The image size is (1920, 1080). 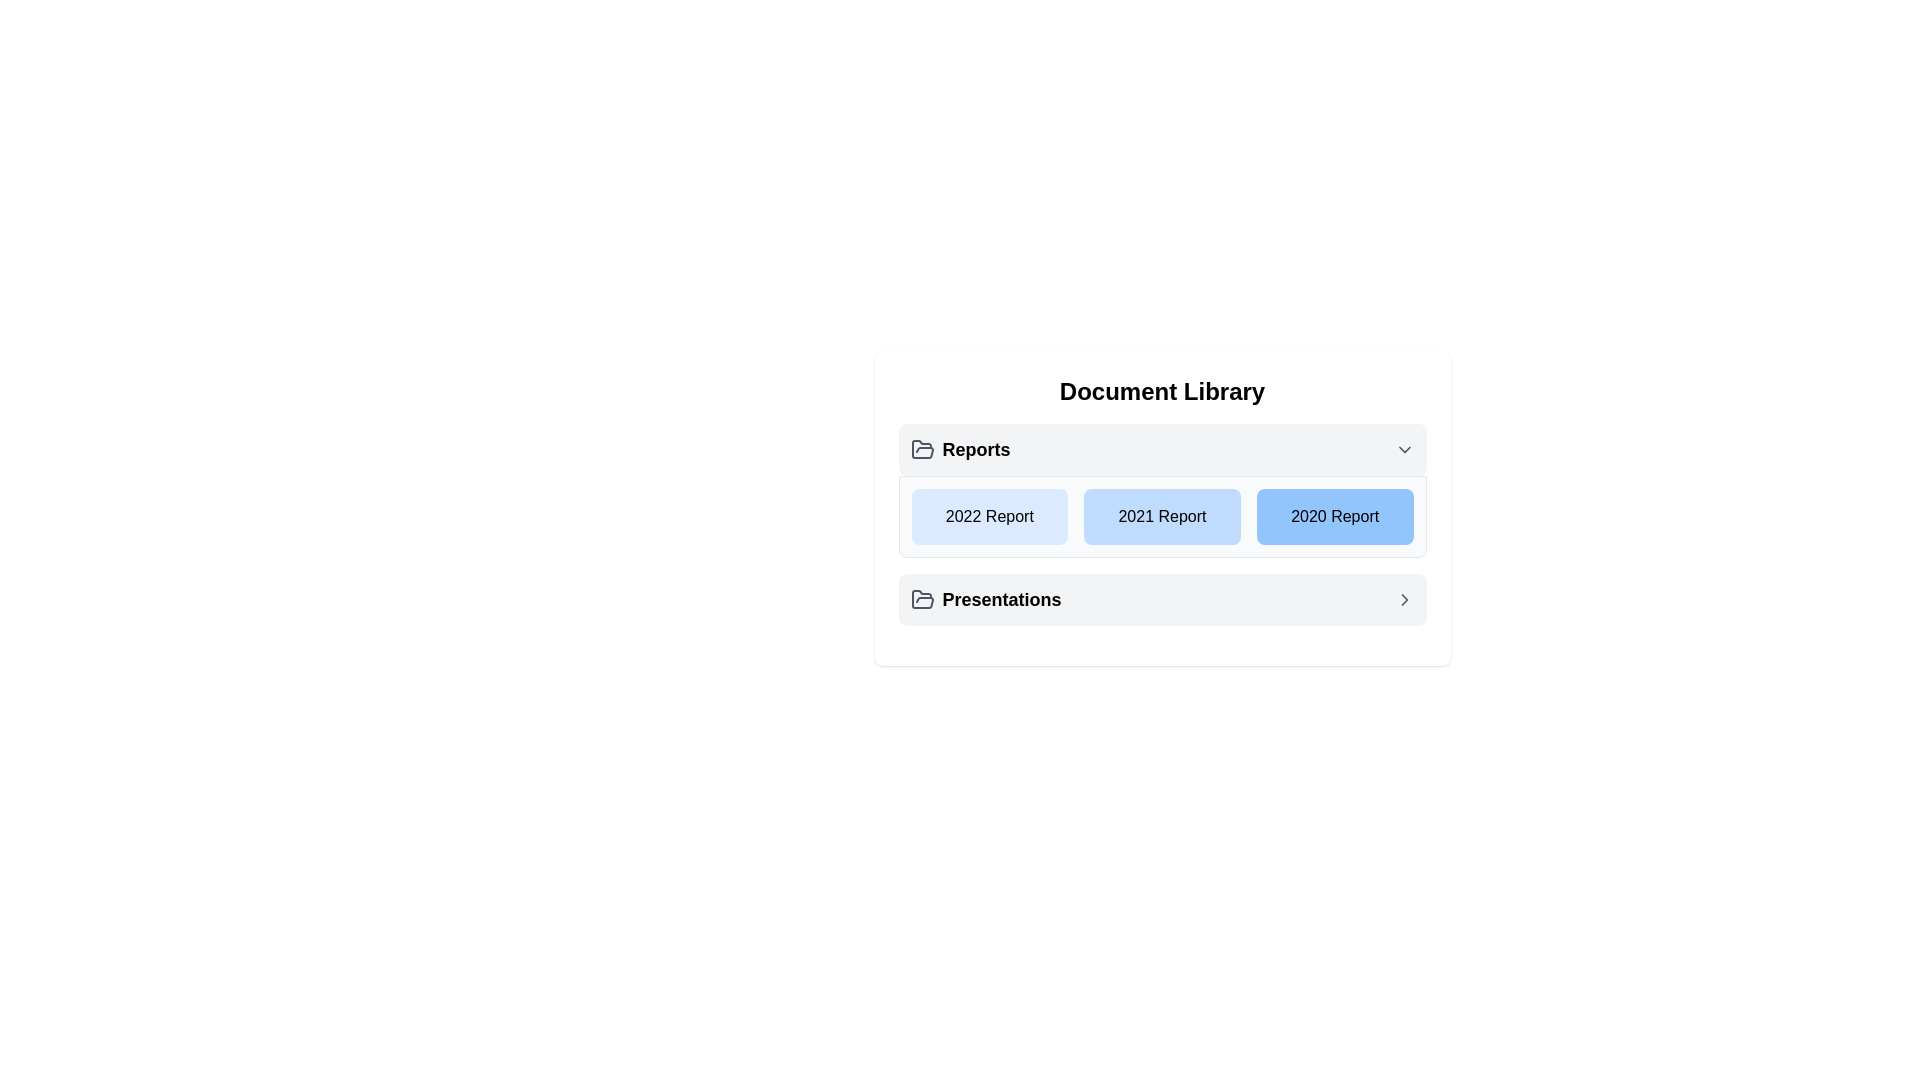 I want to click on the icon located at the far right of the 'Presentations' section in the 'Document Library' interface, so click(x=1403, y=599).